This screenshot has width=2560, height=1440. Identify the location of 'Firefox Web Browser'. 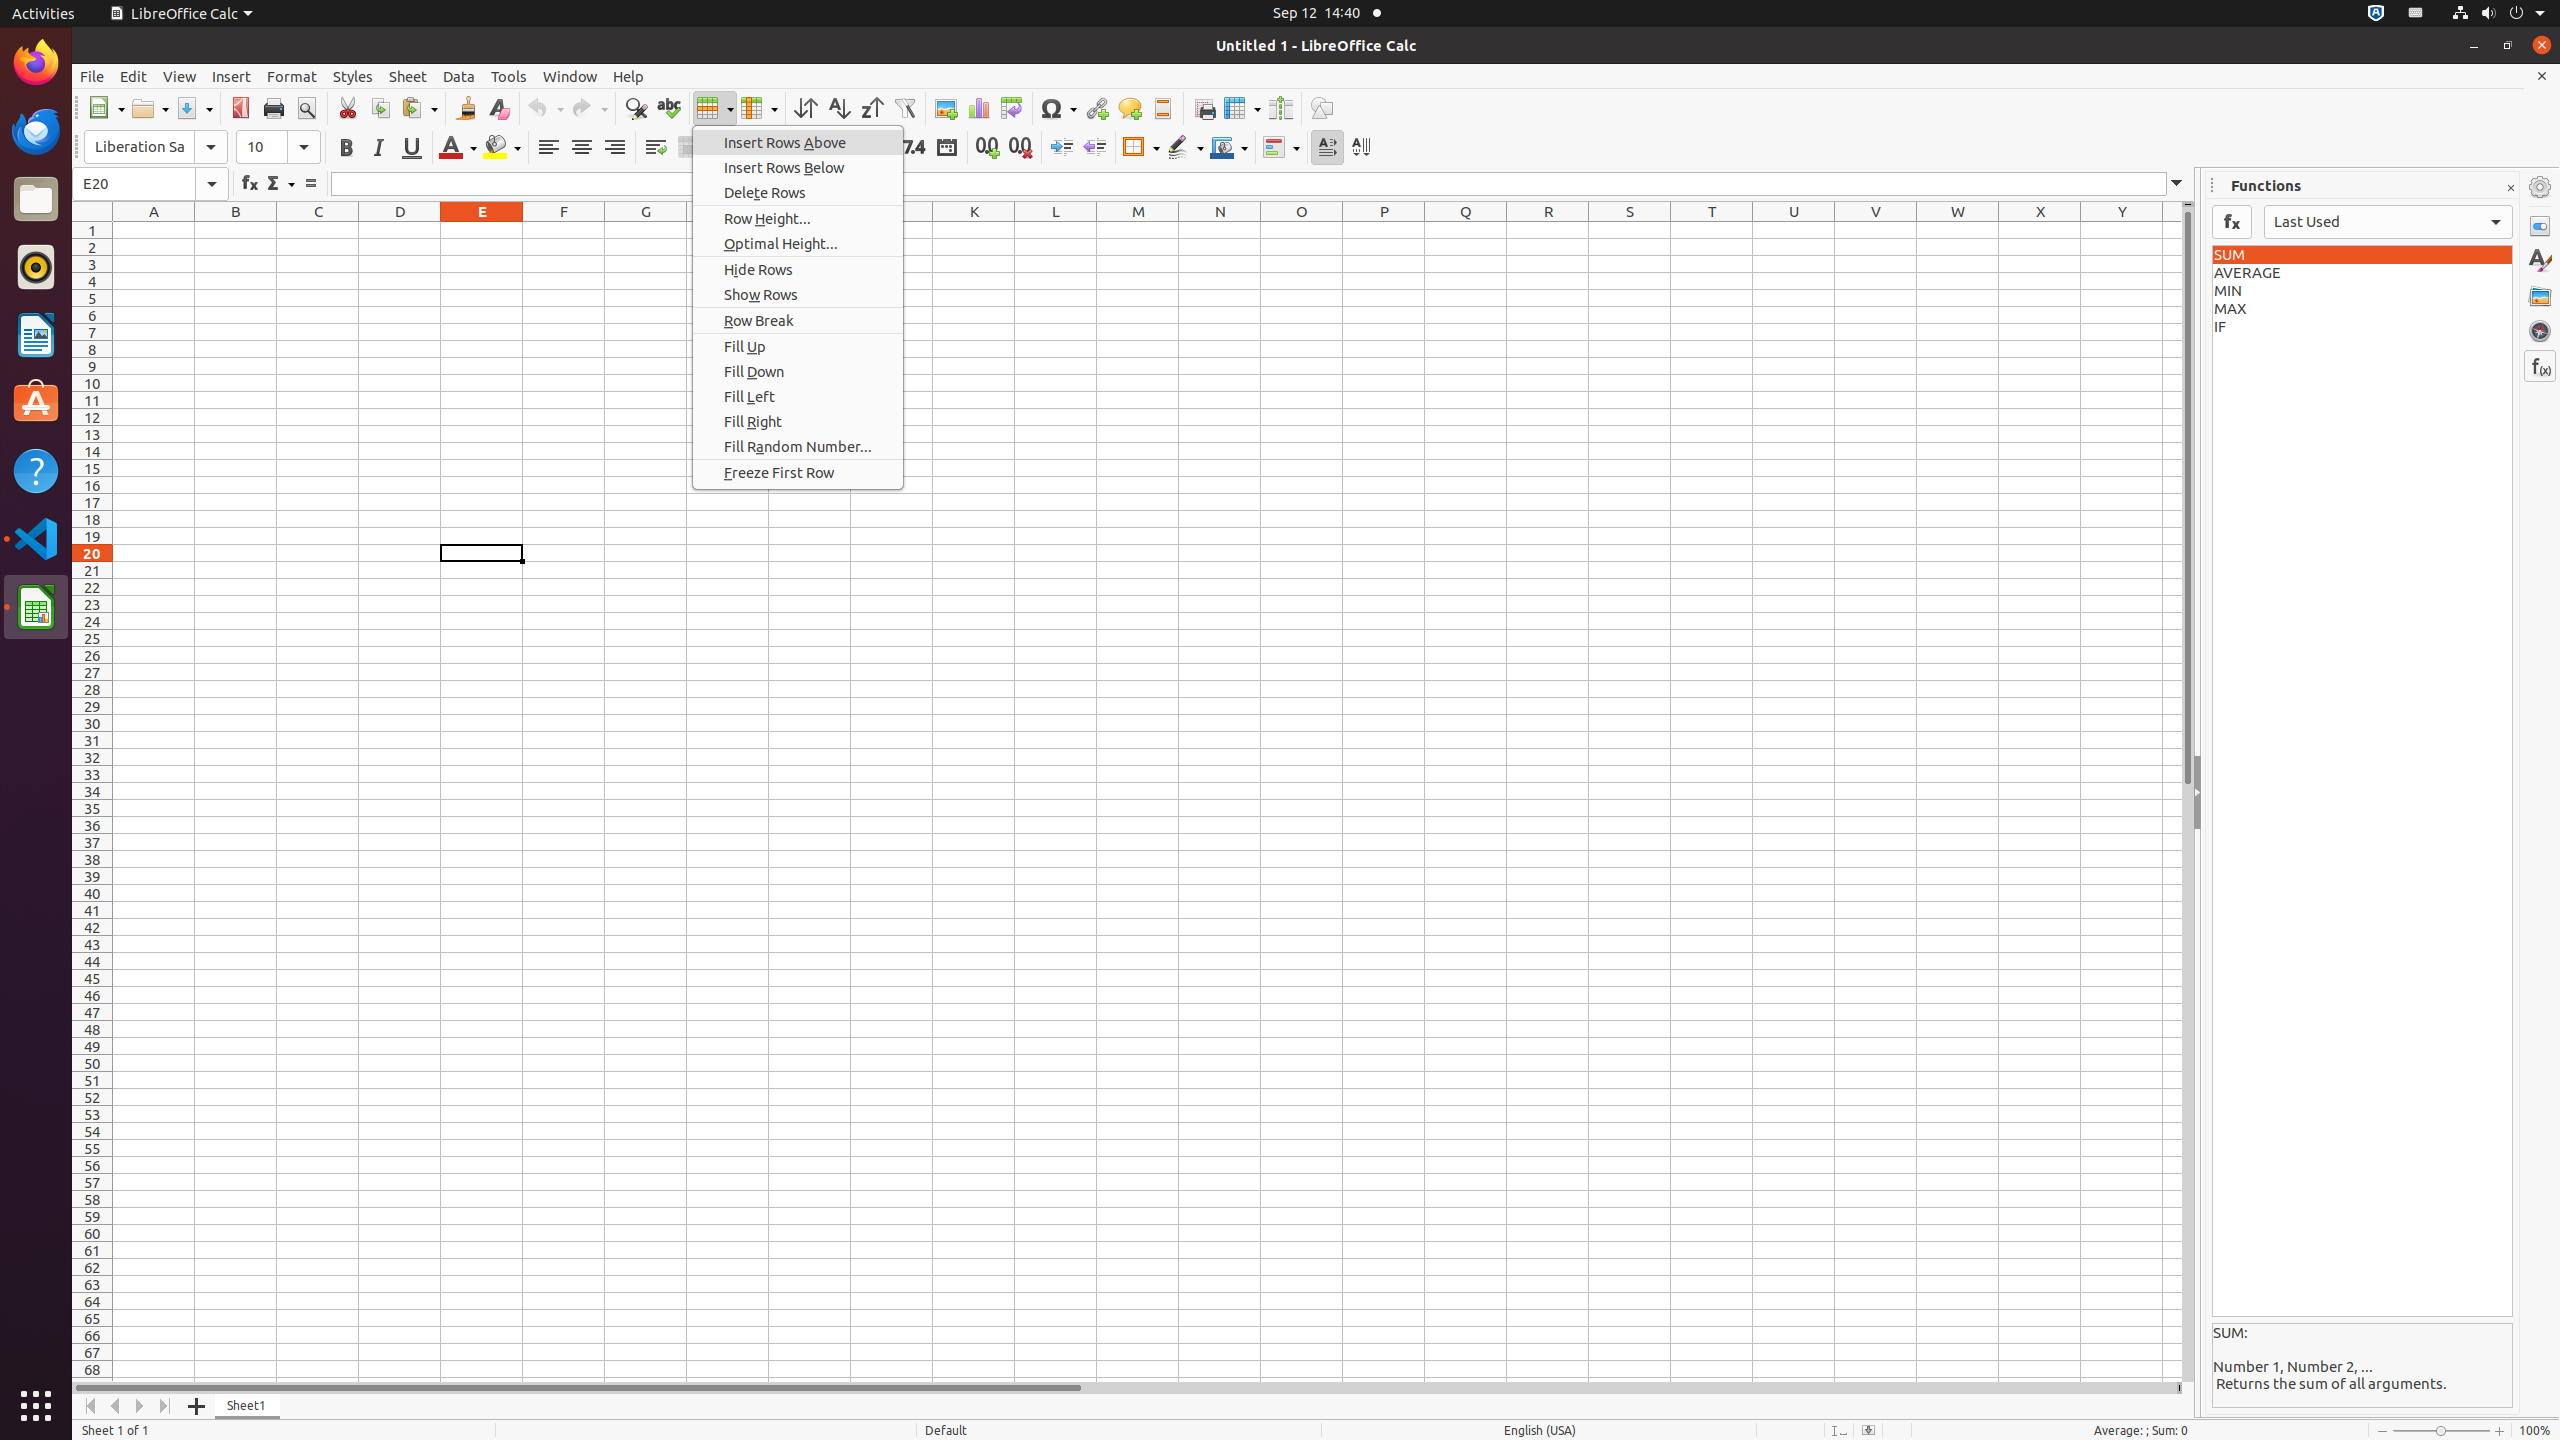
(36, 61).